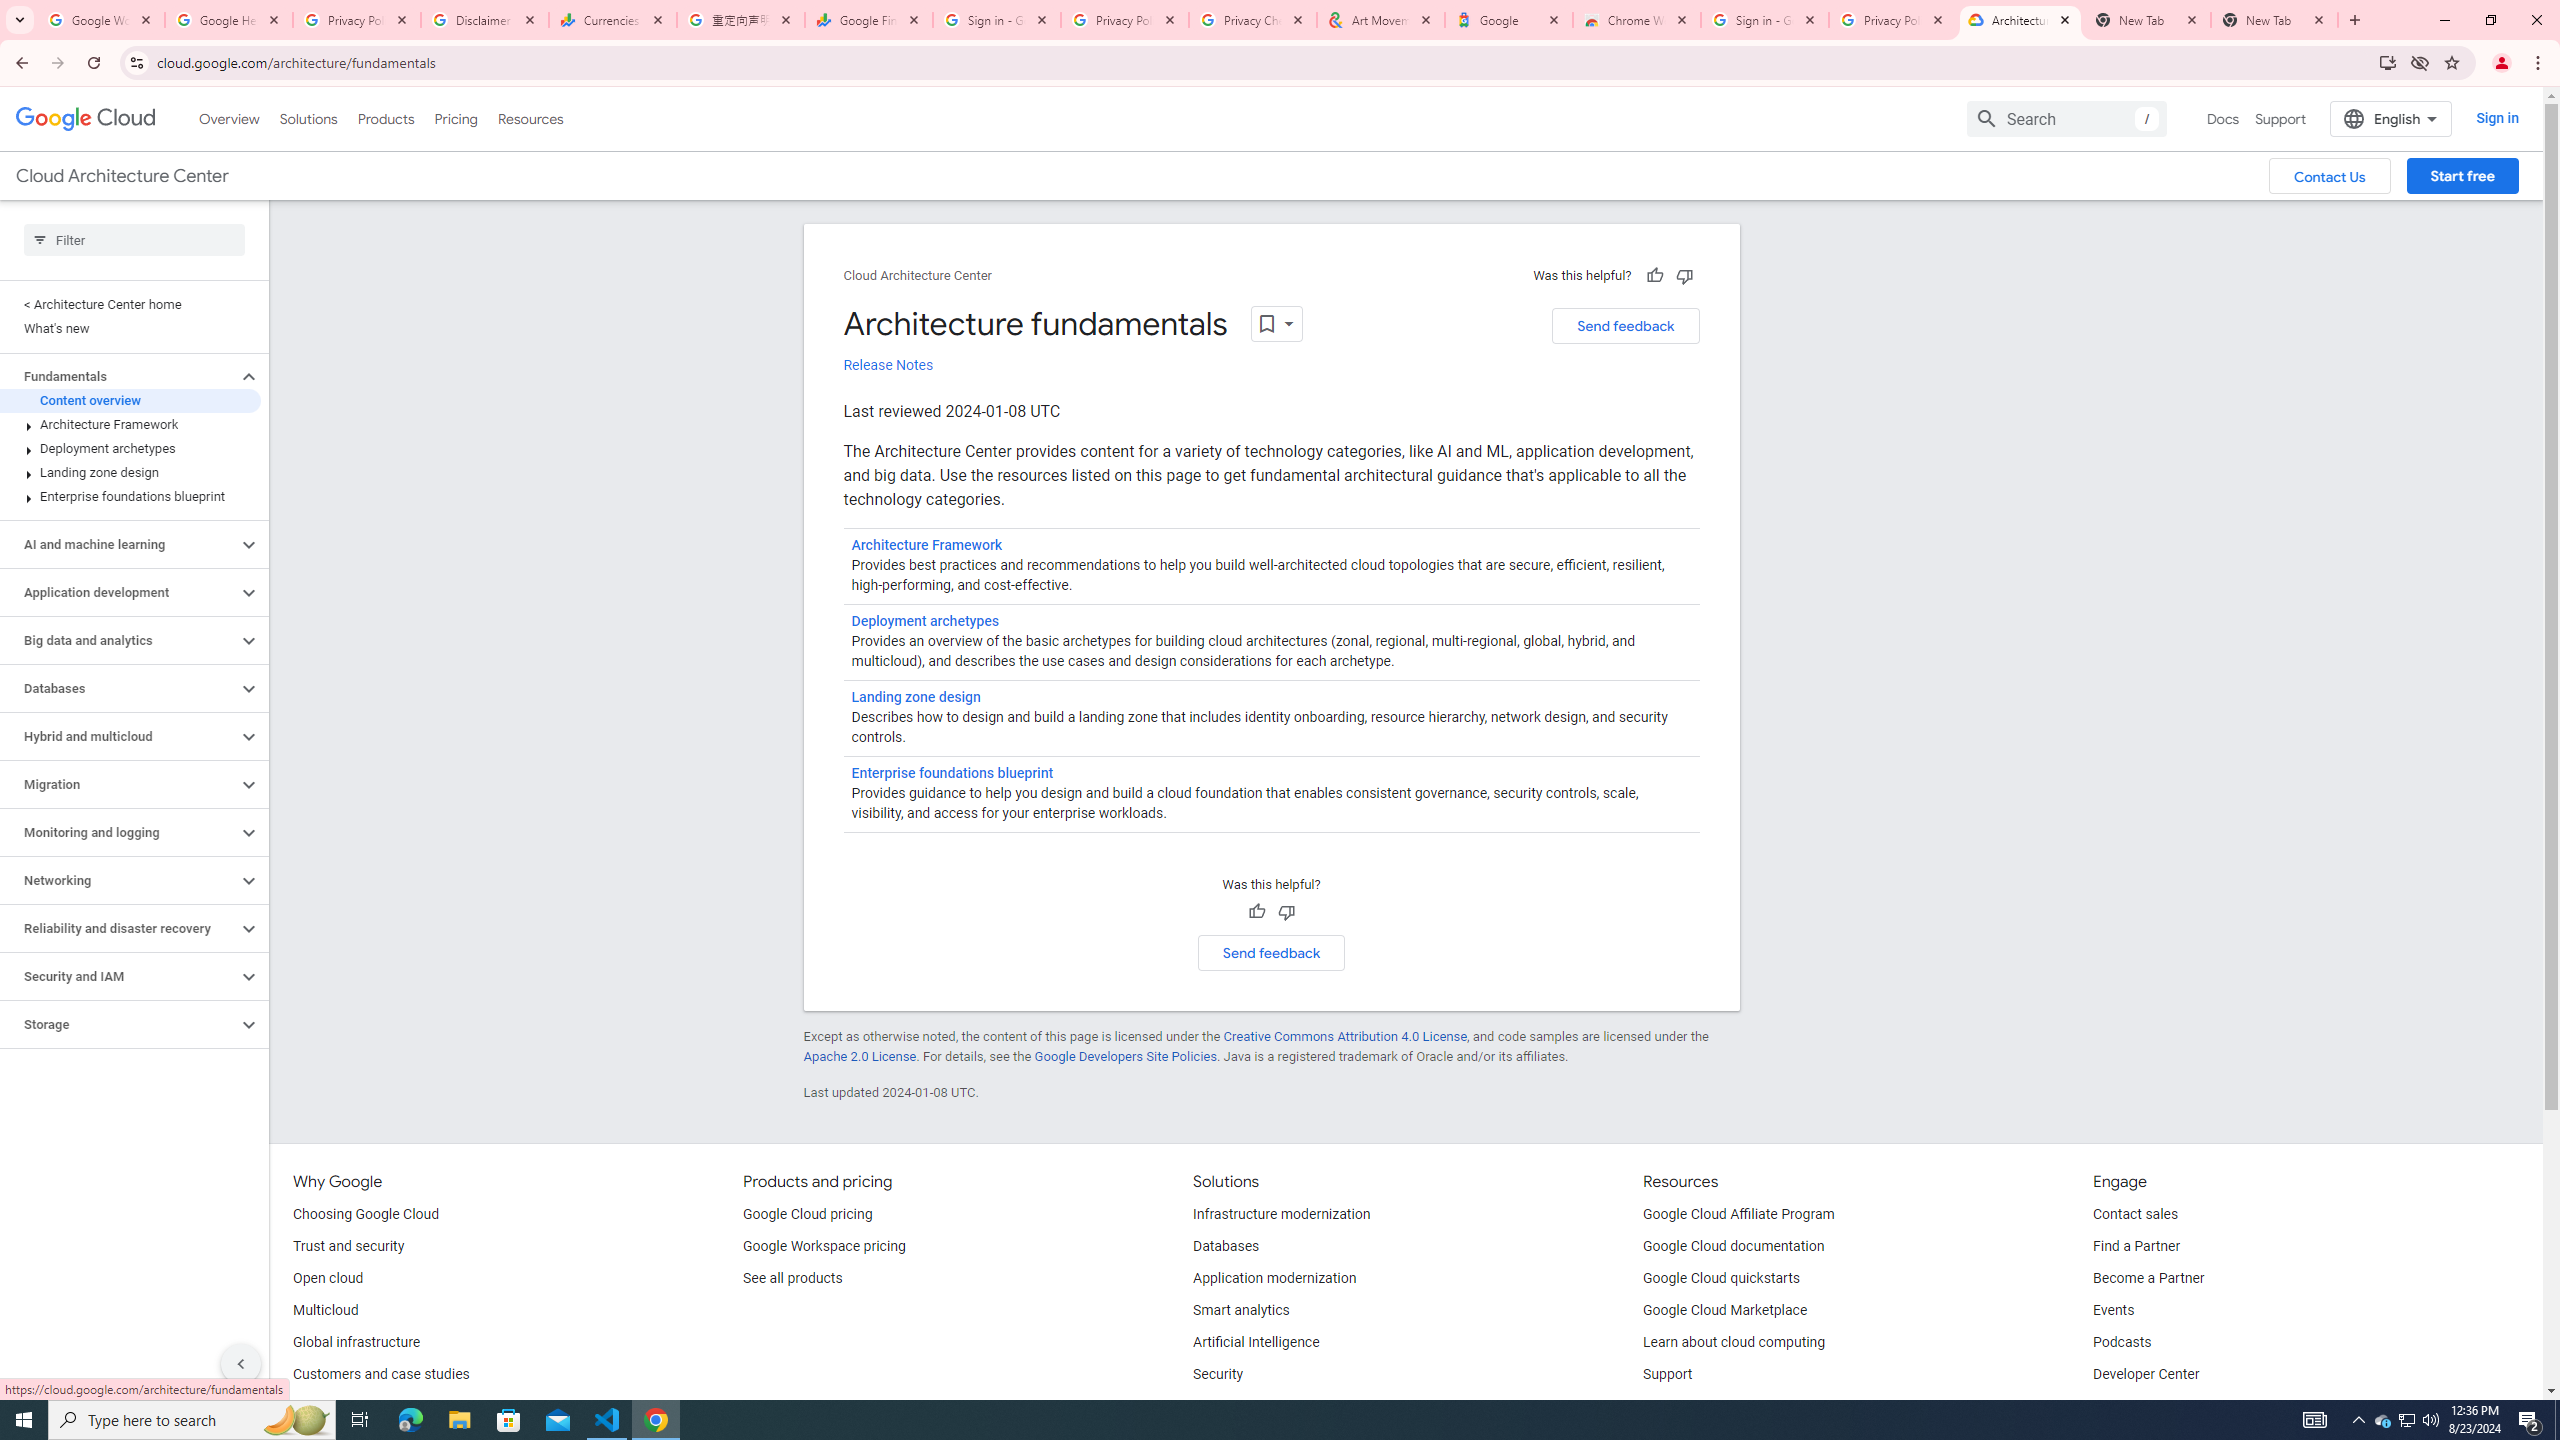  I want to click on 'Hide side navigation', so click(240, 1363).